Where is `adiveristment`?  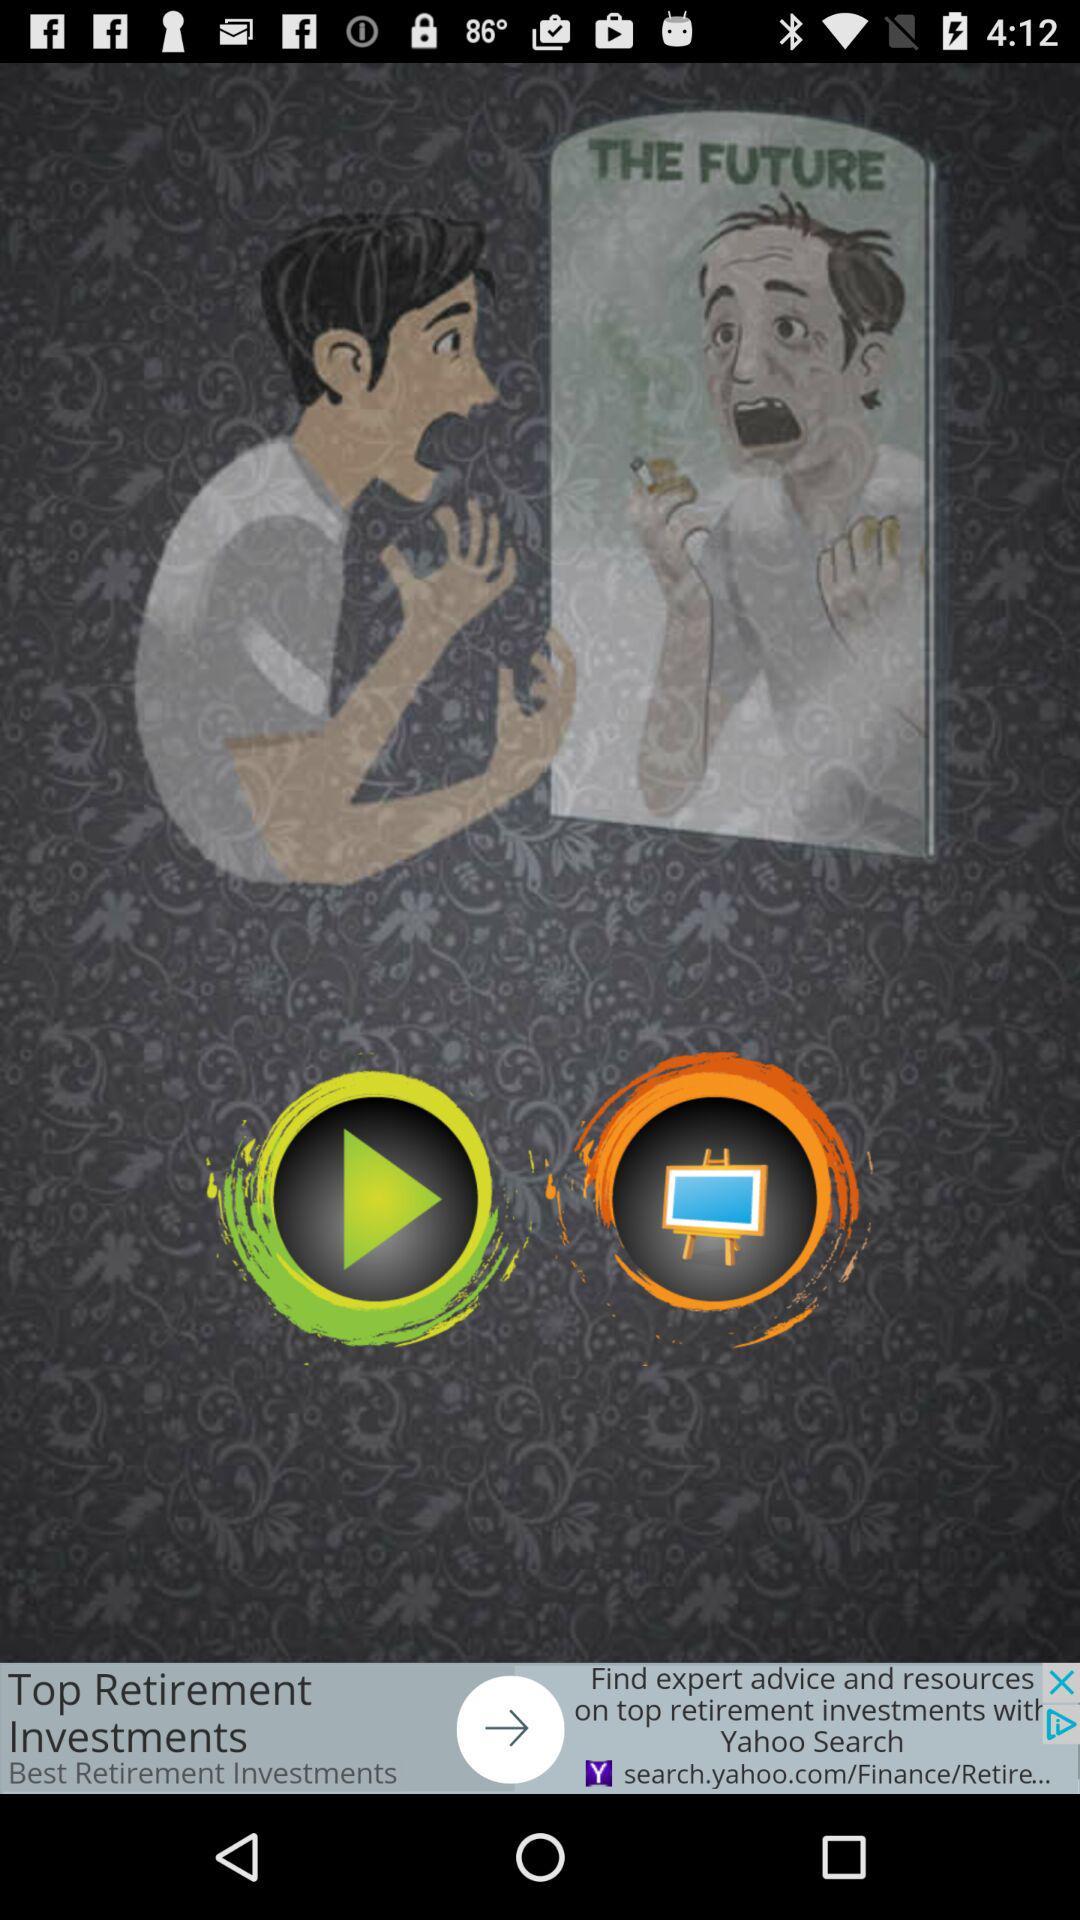
adiveristment is located at coordinates (540, 1727).